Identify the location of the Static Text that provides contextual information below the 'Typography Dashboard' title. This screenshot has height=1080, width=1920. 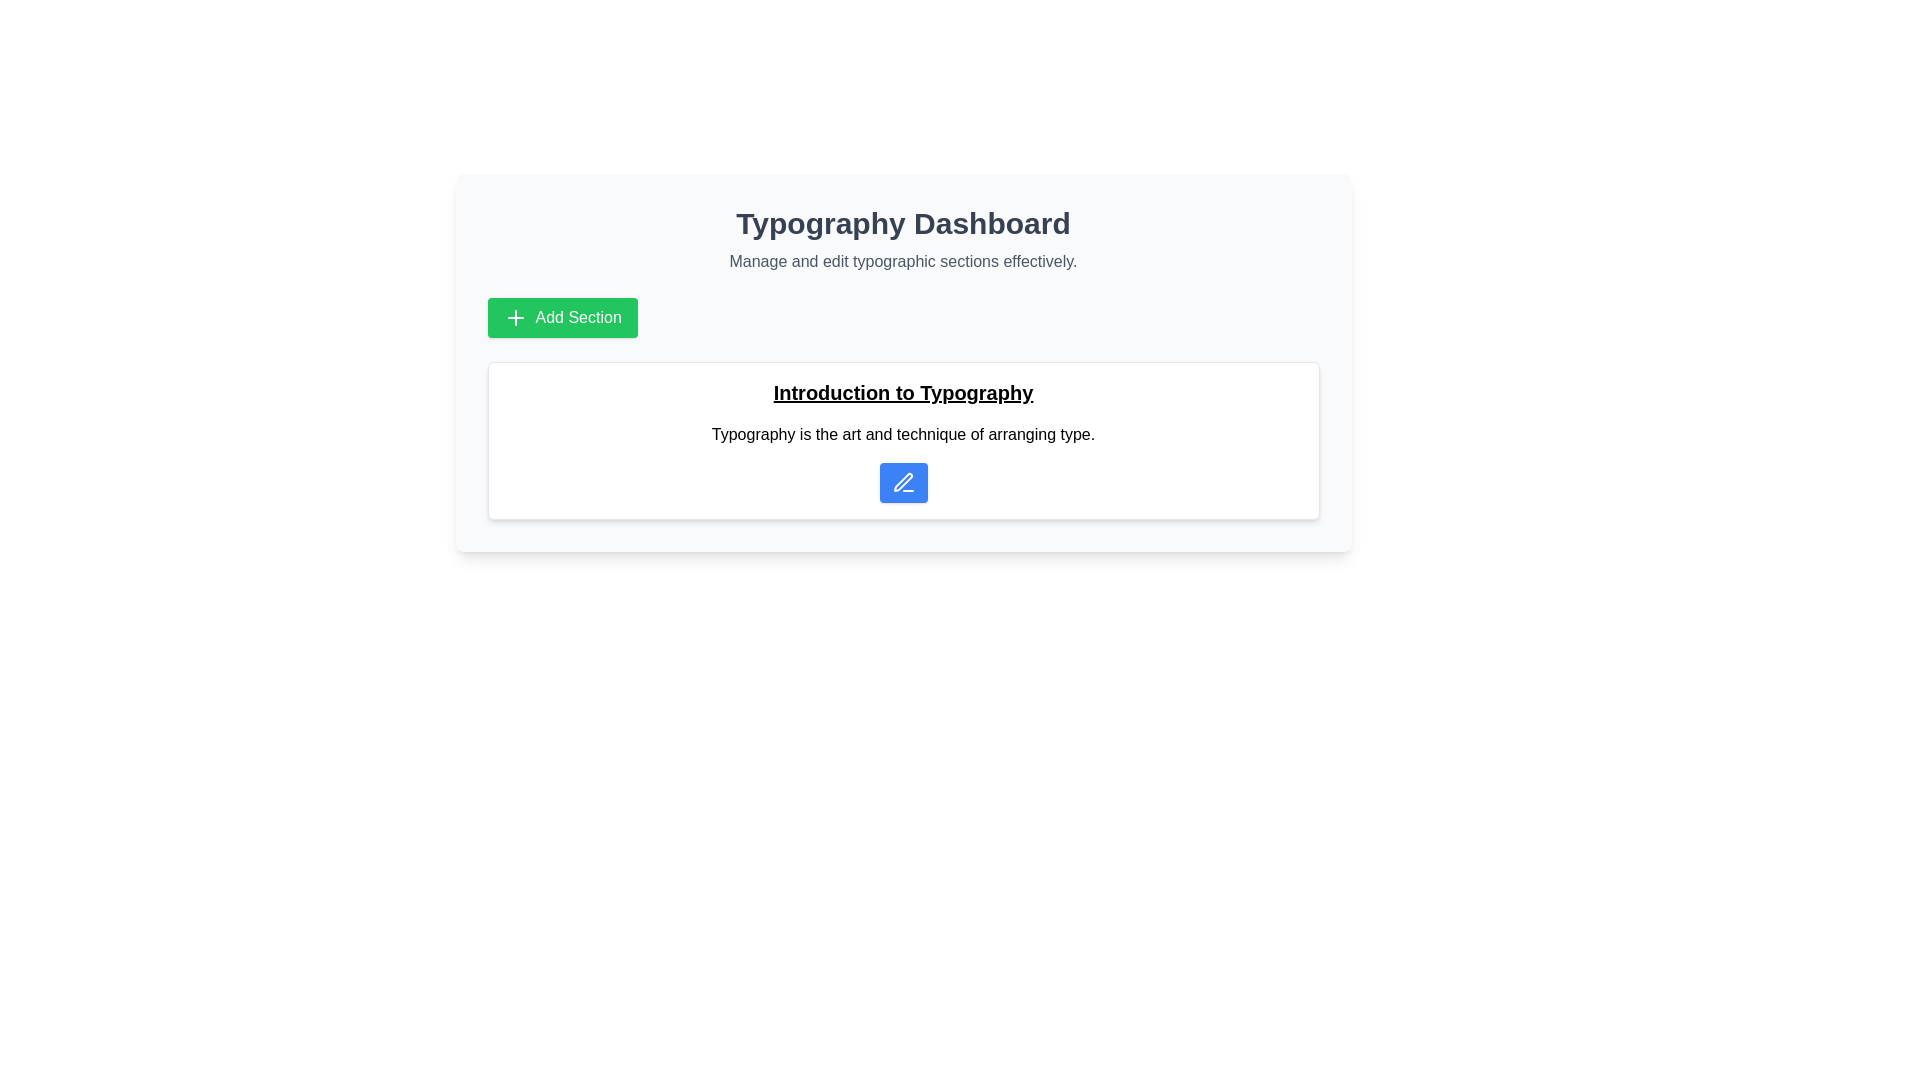
(902, 261).